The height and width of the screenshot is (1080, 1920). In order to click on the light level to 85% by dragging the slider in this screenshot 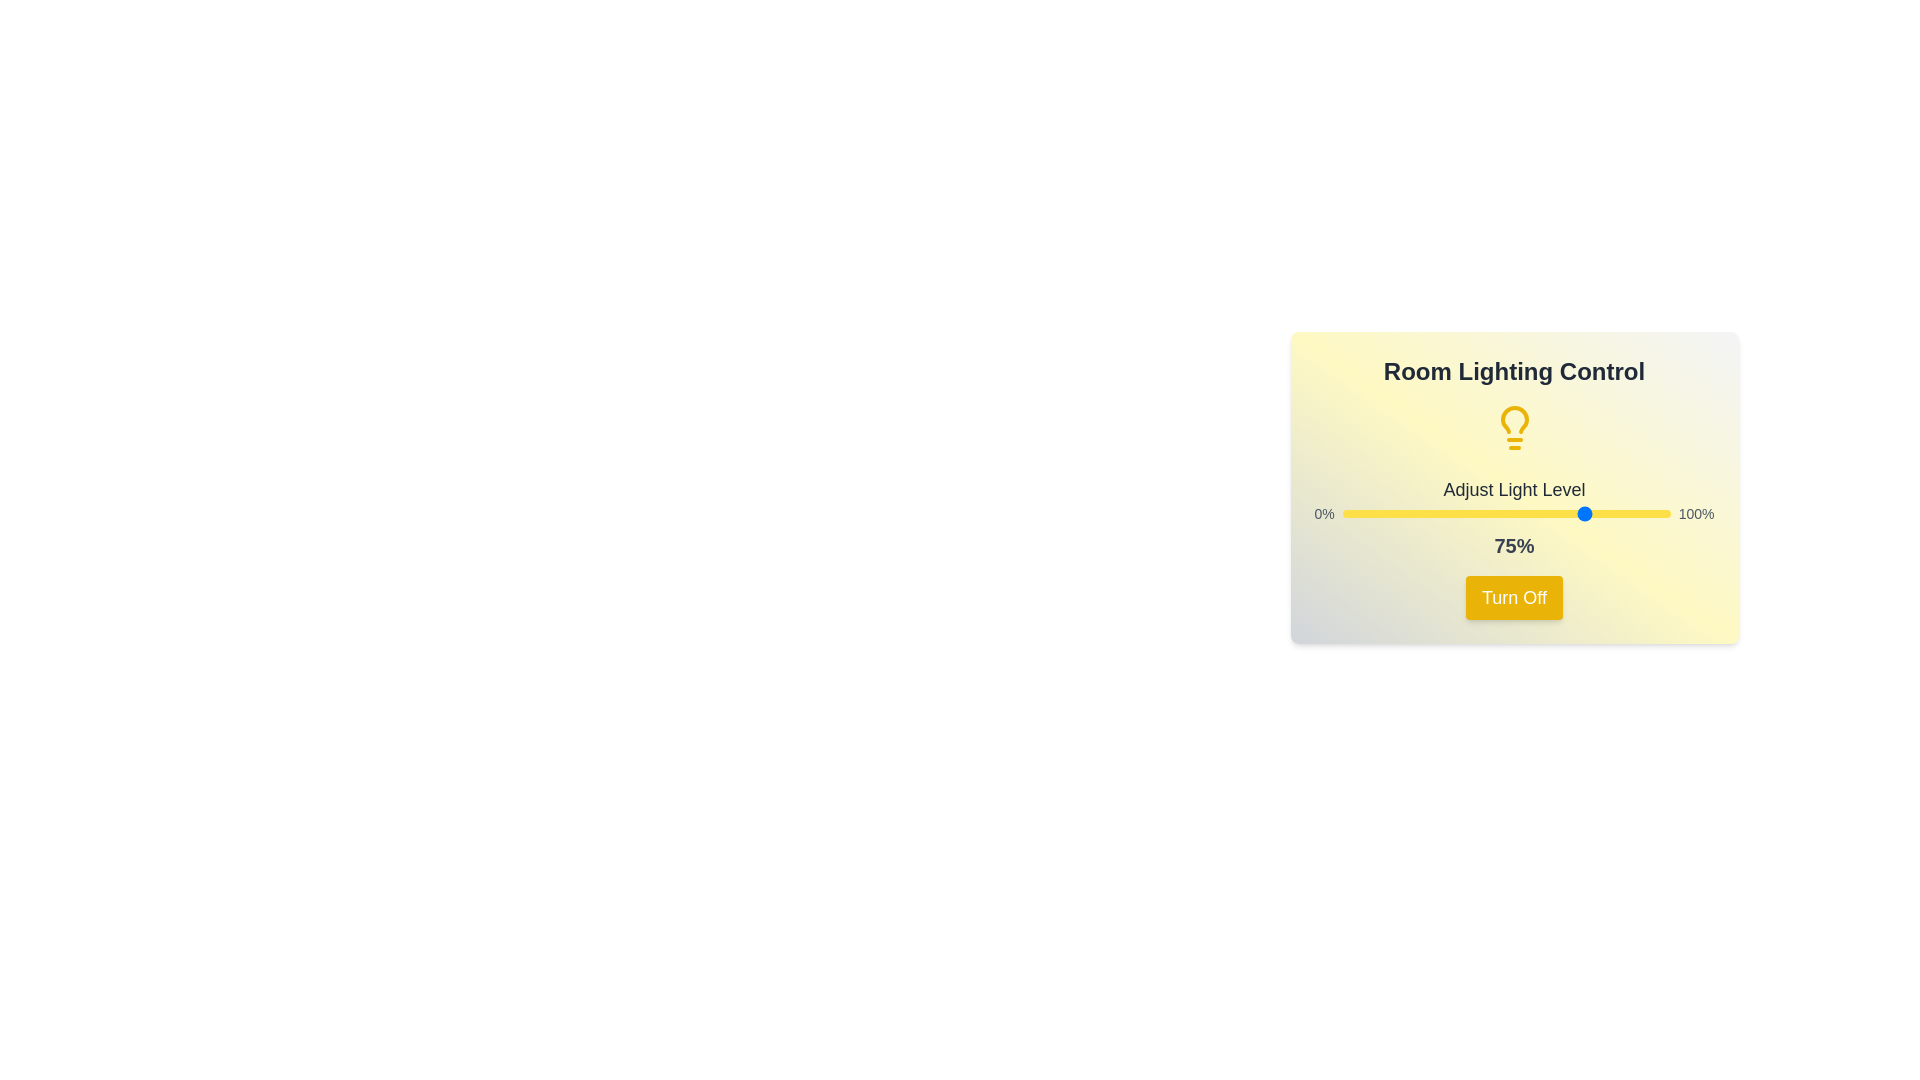, I will do `click(1621, 512)`.